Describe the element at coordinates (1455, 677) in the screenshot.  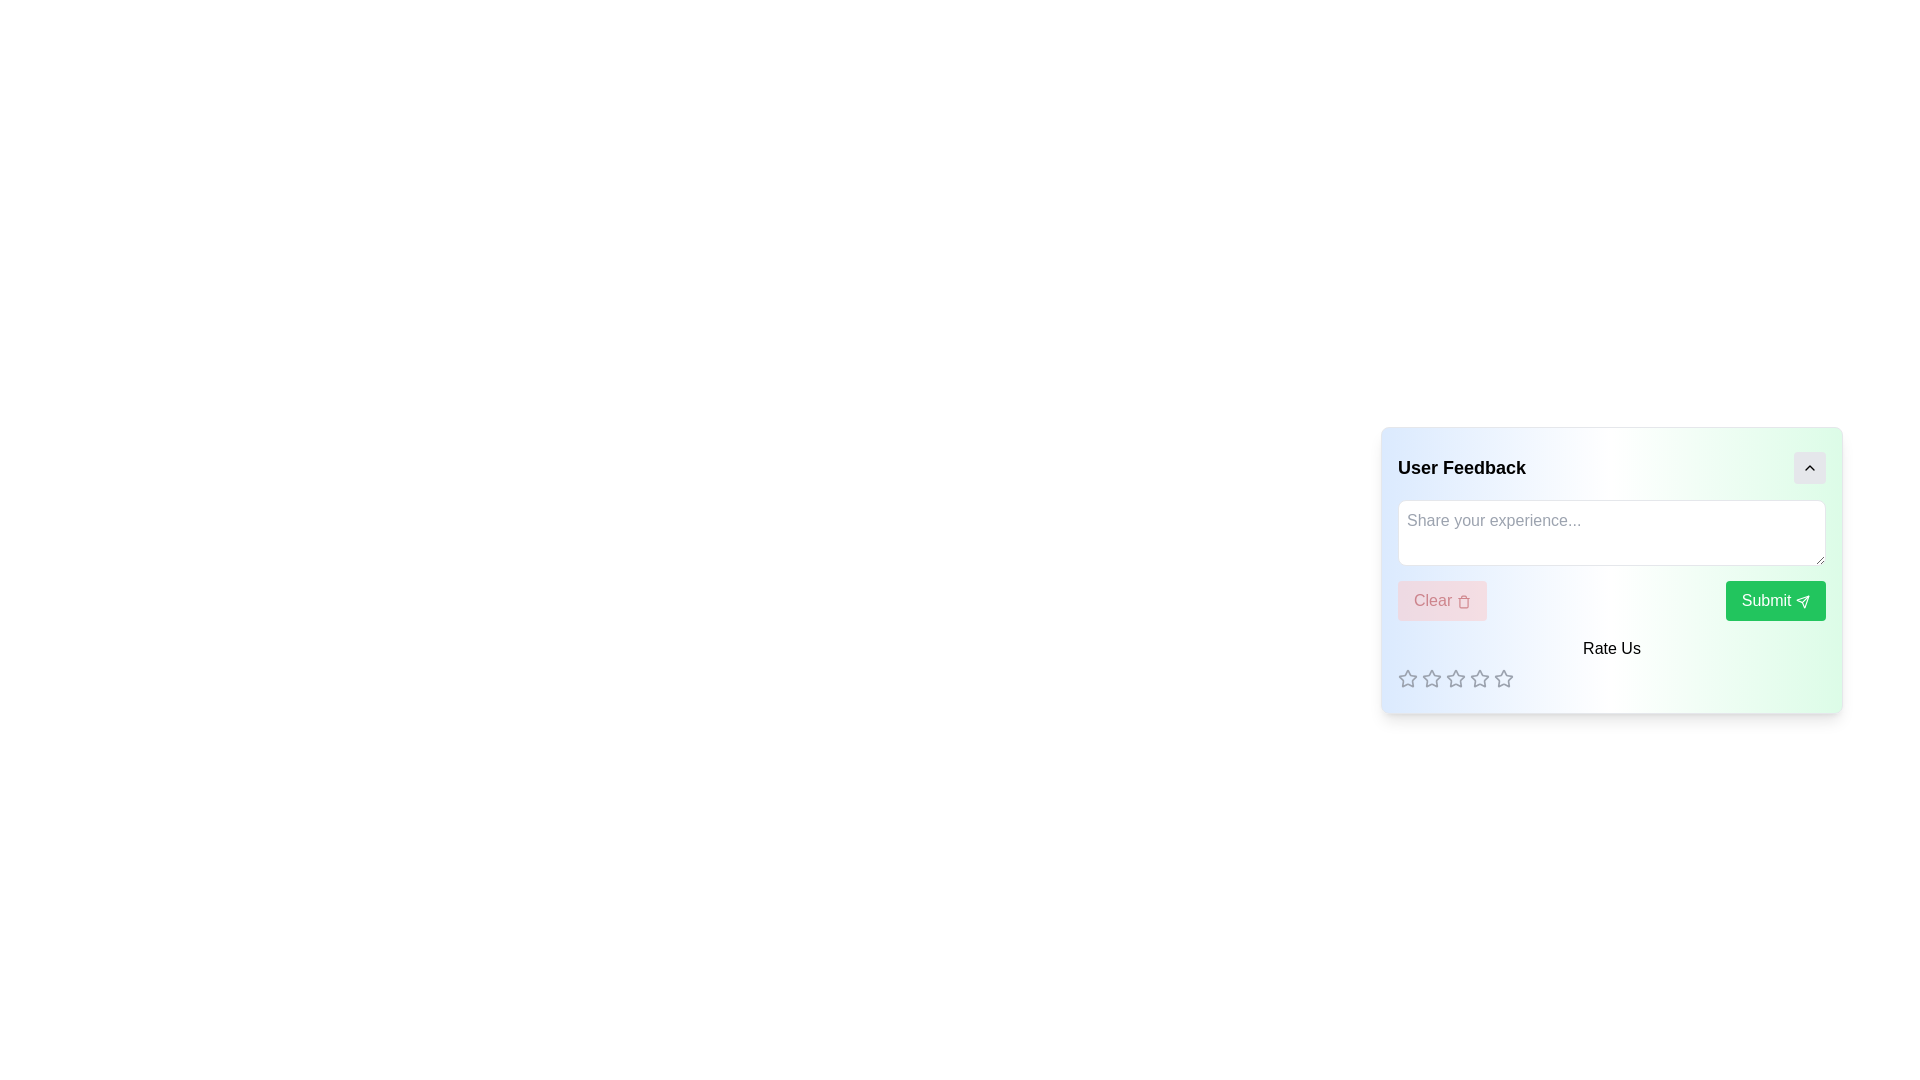
I see `the leftmost star icon` at that location.